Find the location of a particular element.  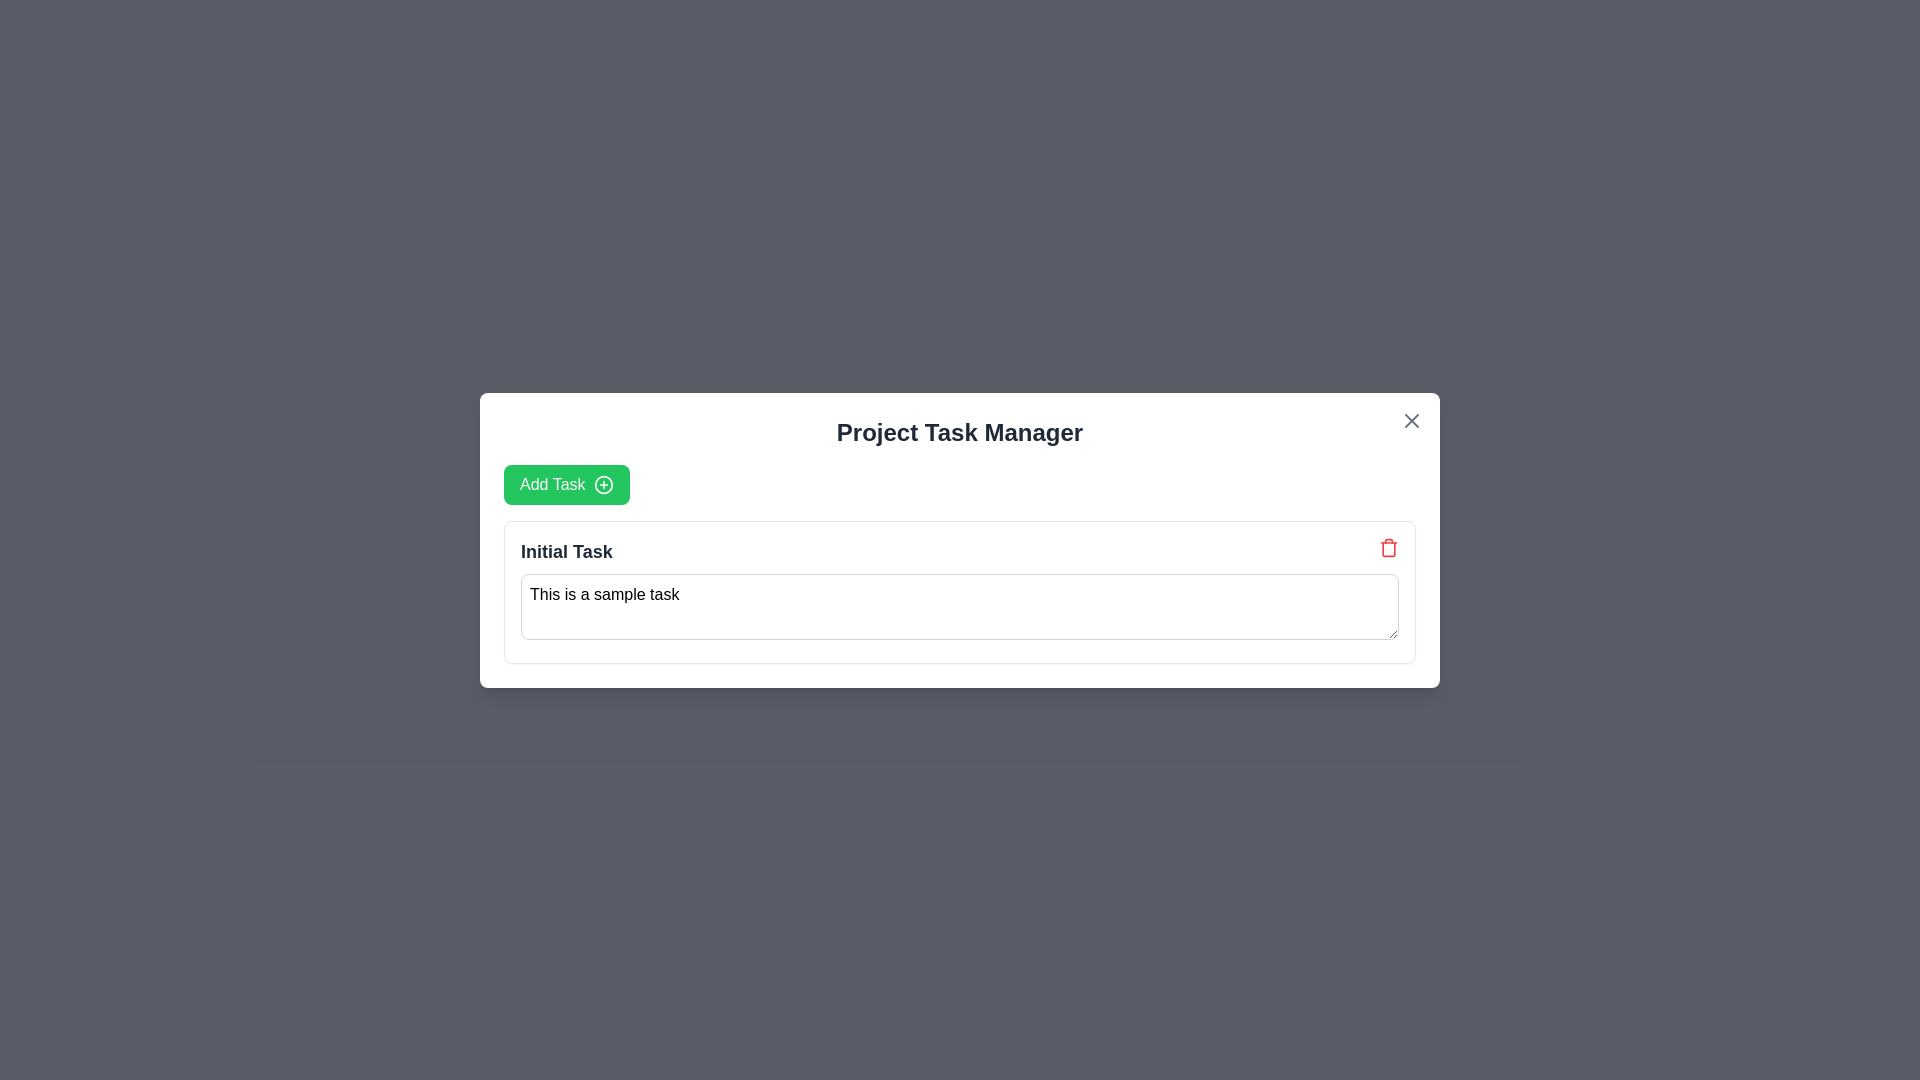

the close button in the top-right corner of the 'Project Task Manager' modal dialog to change its color is located at coordinates (1410, 419).